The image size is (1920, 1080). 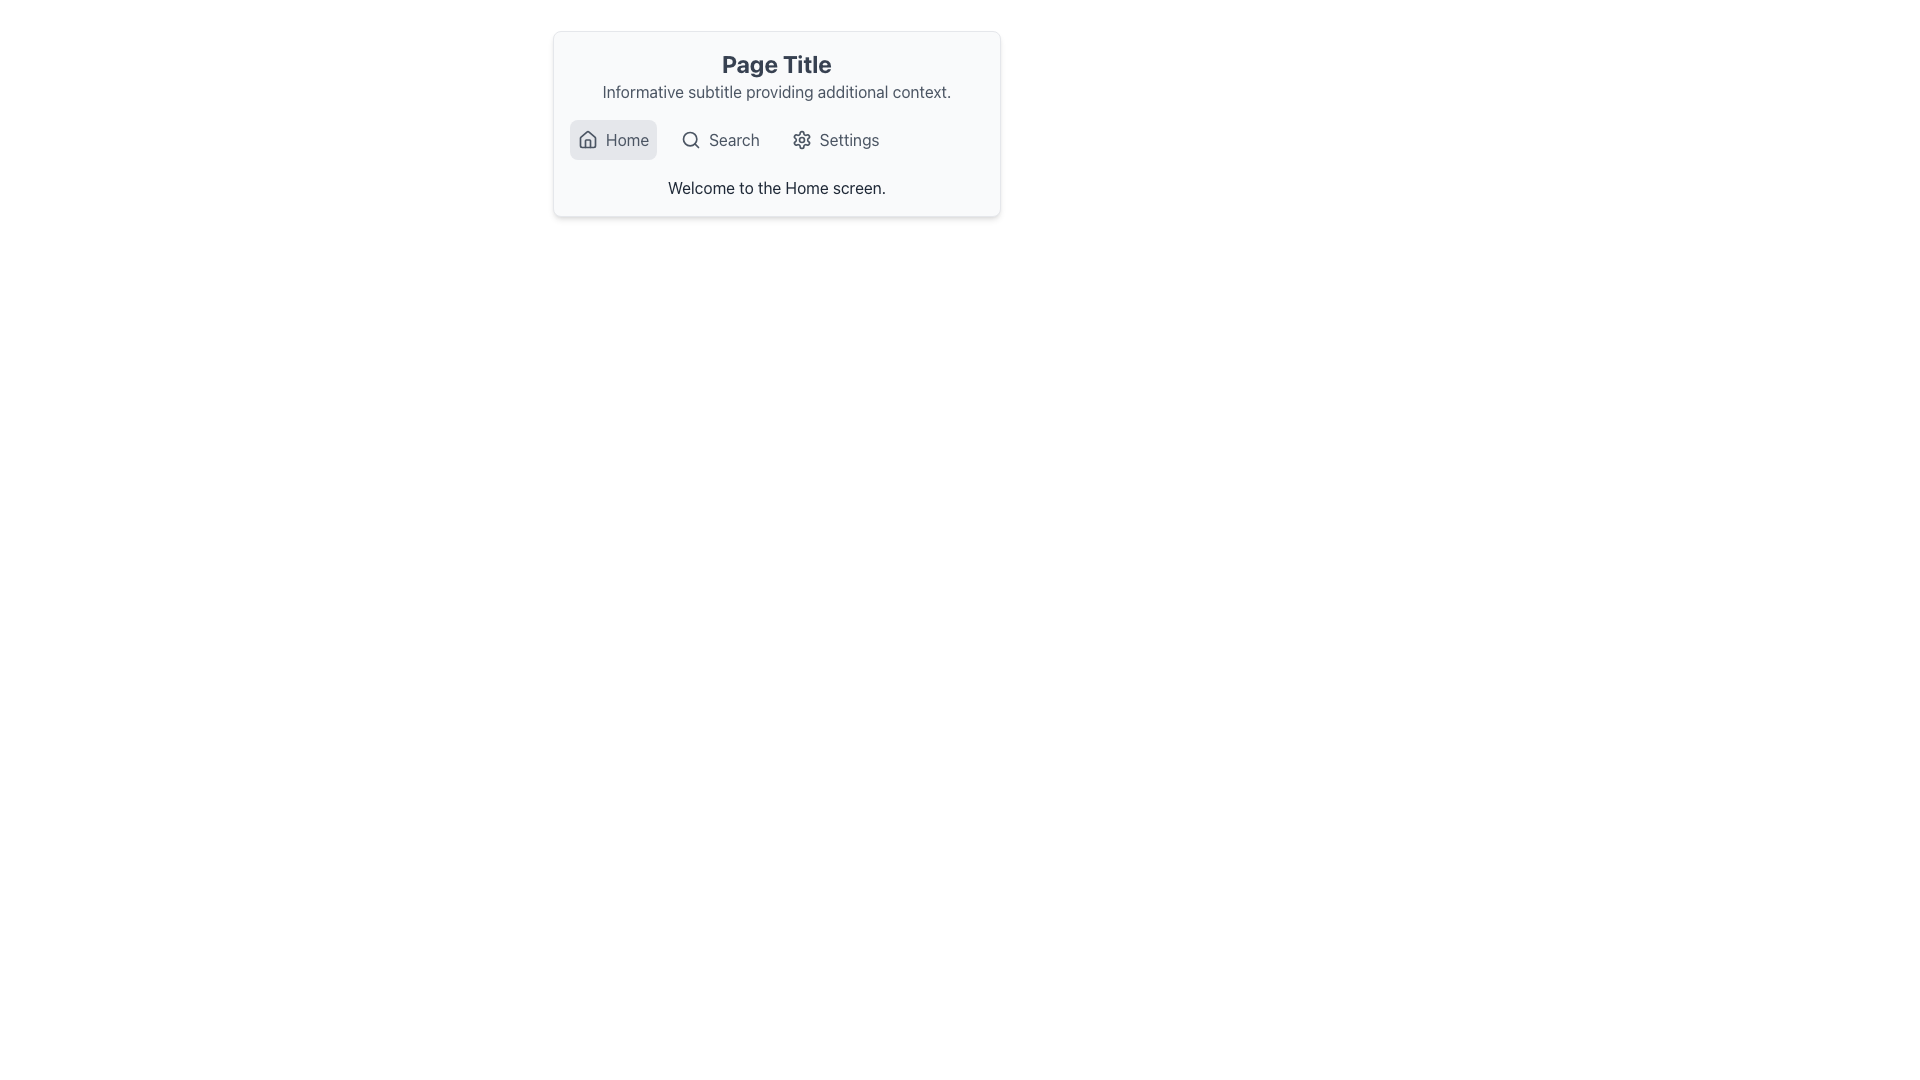 I want to click on the text label located below the main title 'Page Title' which provides additional context or information related to it, so click(x=776, y=92).